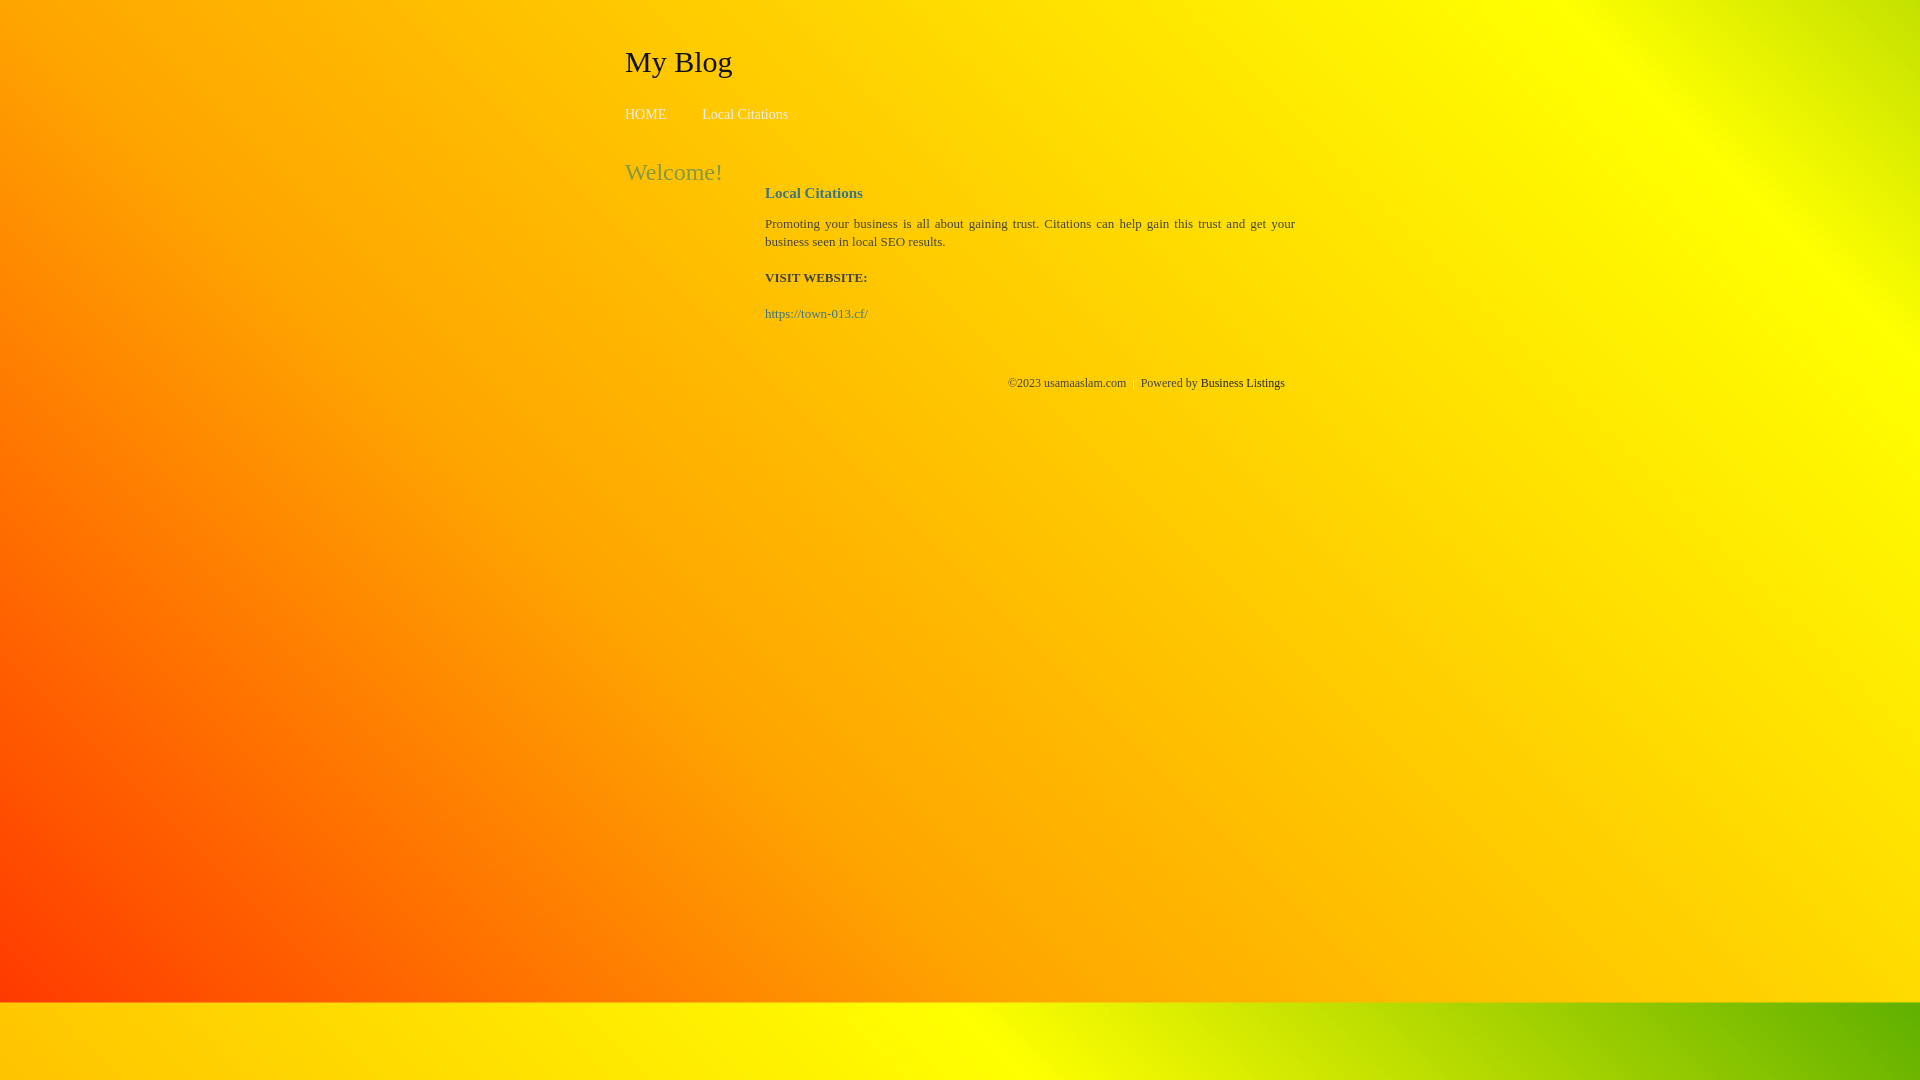 The image size is (1920, 1080). Describe the element at coordinates (763, 313) in the screenshot. I see `'https://town-013.cf/'` at that location.